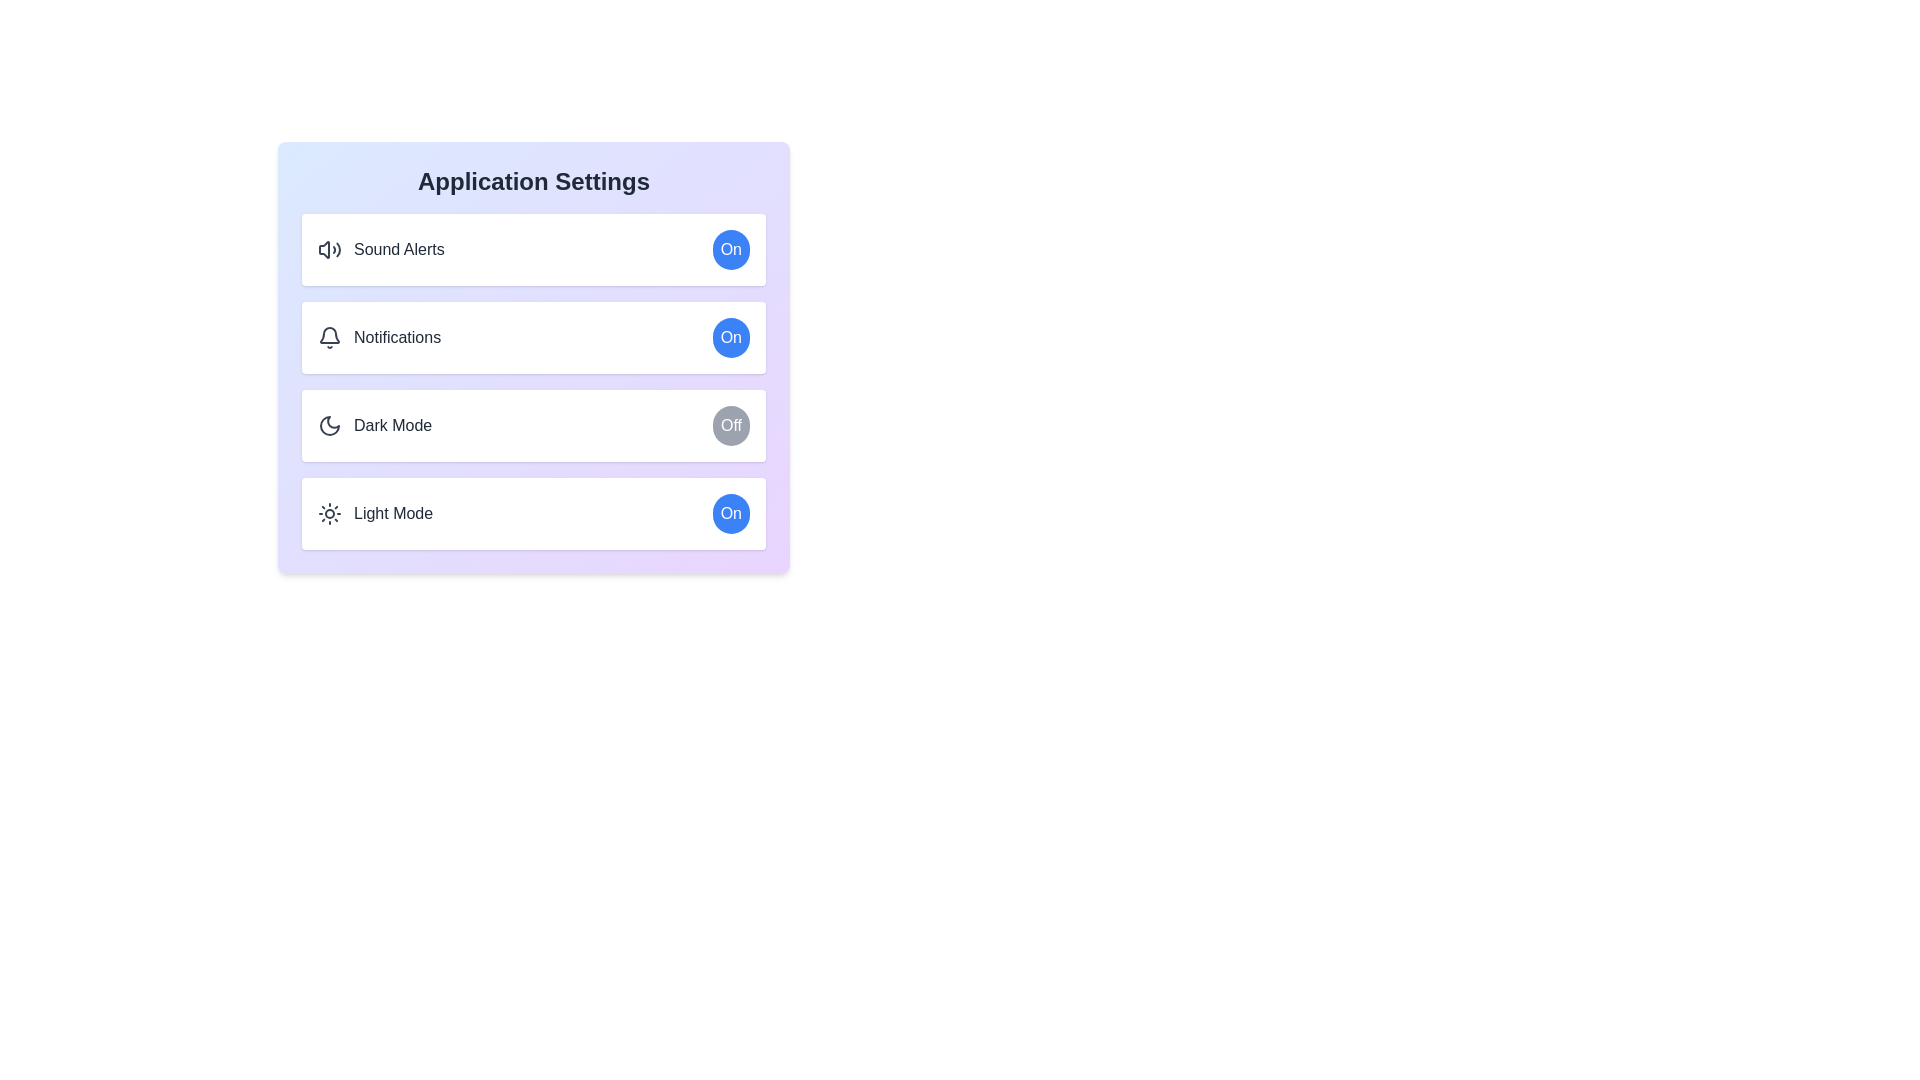 This screenshot has width=1920, height=1080. What do you see at coordinates (338, 249) in the screenshot?
I see `the outermost wave representing sound emanation in the 'Sound Alerts' icon within the settings dialog` at bounding box center [338, 249].